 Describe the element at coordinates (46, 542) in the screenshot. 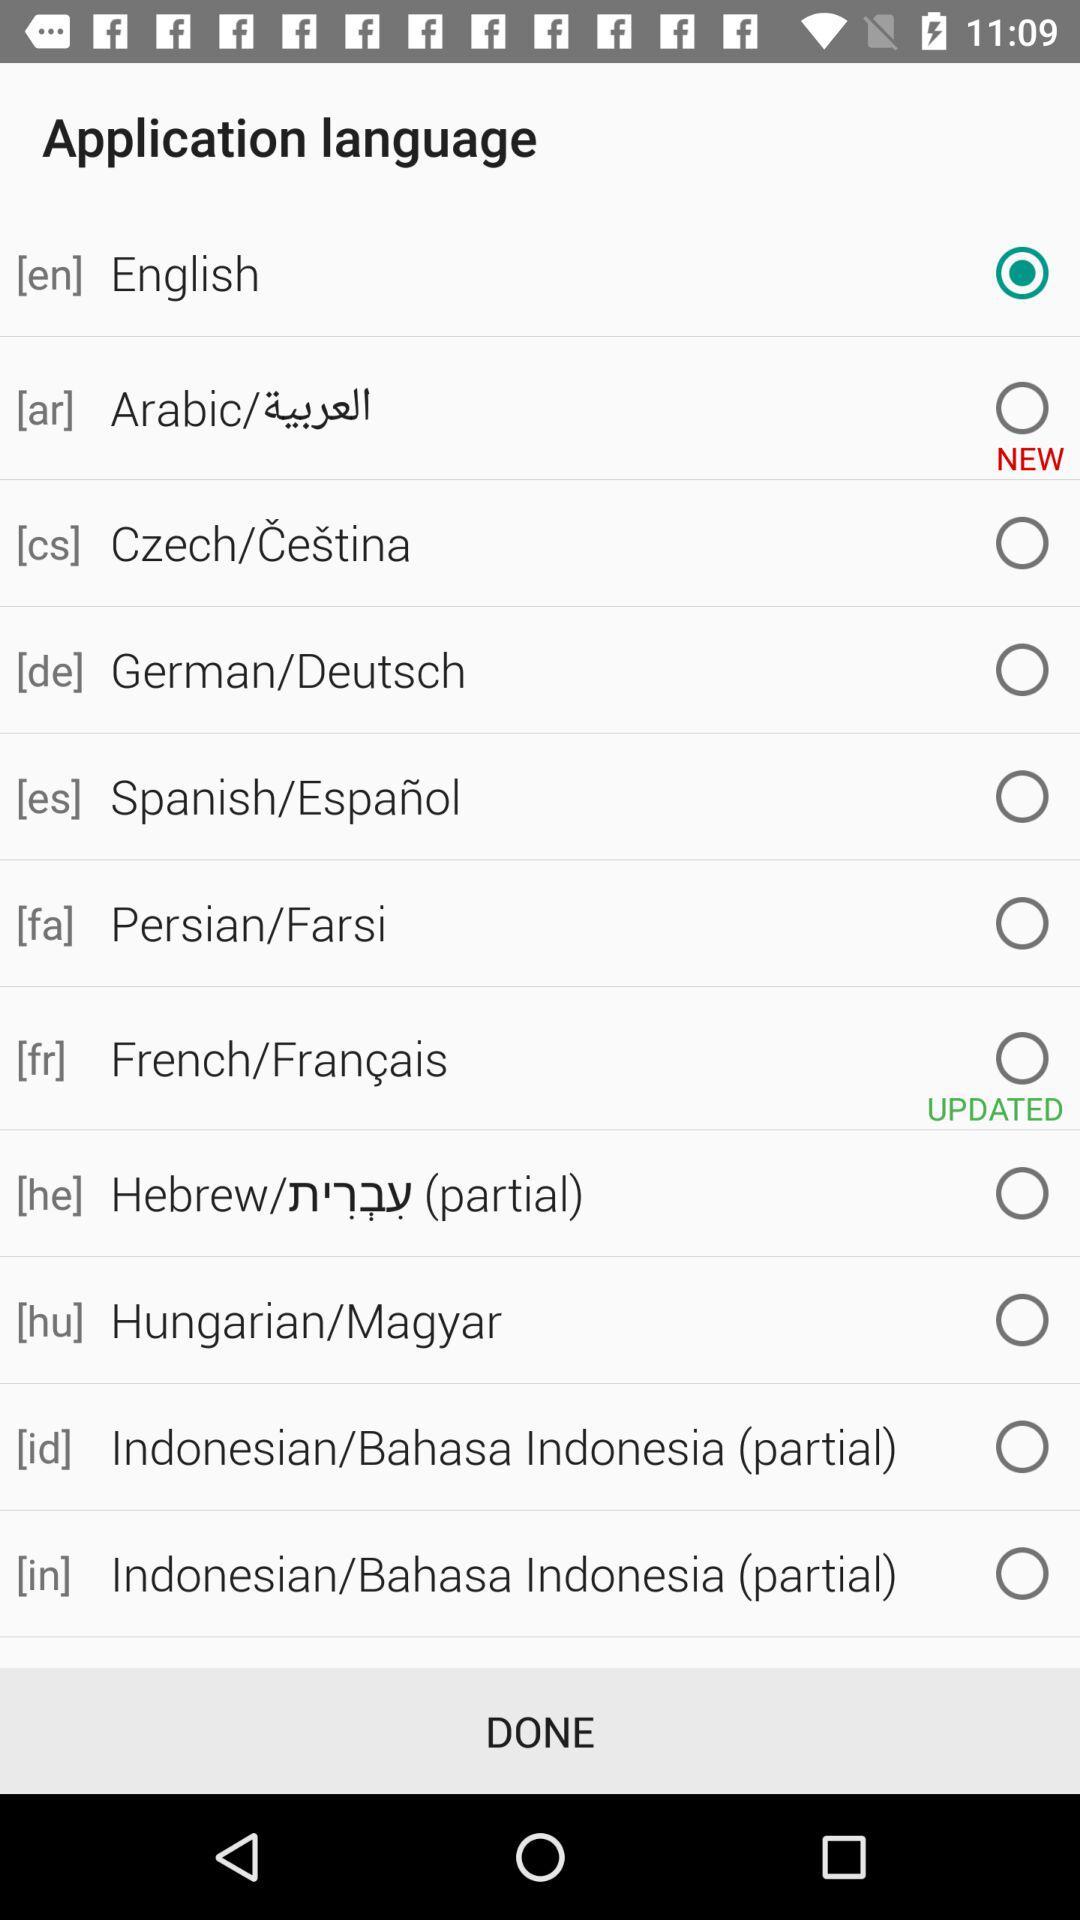

I see `the icon above the german/deutsch` at that location.